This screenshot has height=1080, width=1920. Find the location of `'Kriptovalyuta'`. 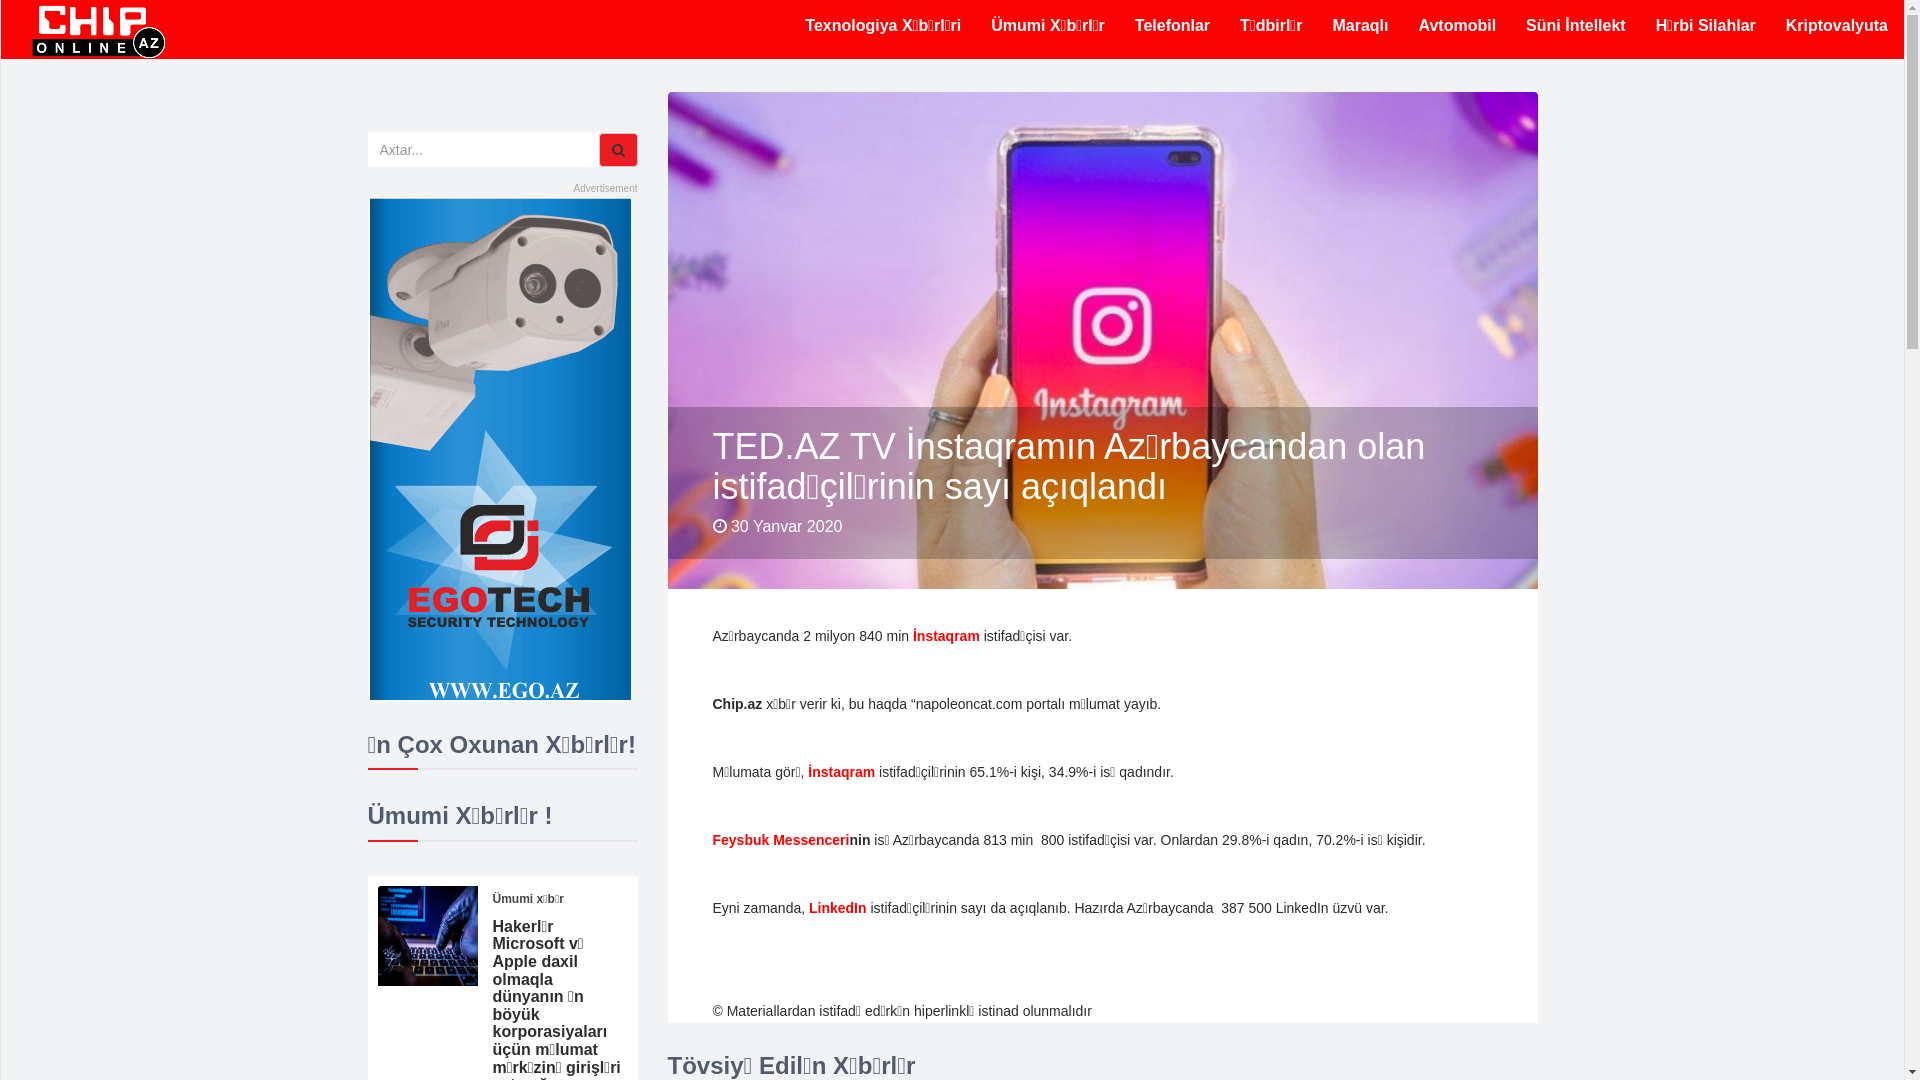

'Kriptovalyuta' is located at coordinates (1837, 26).